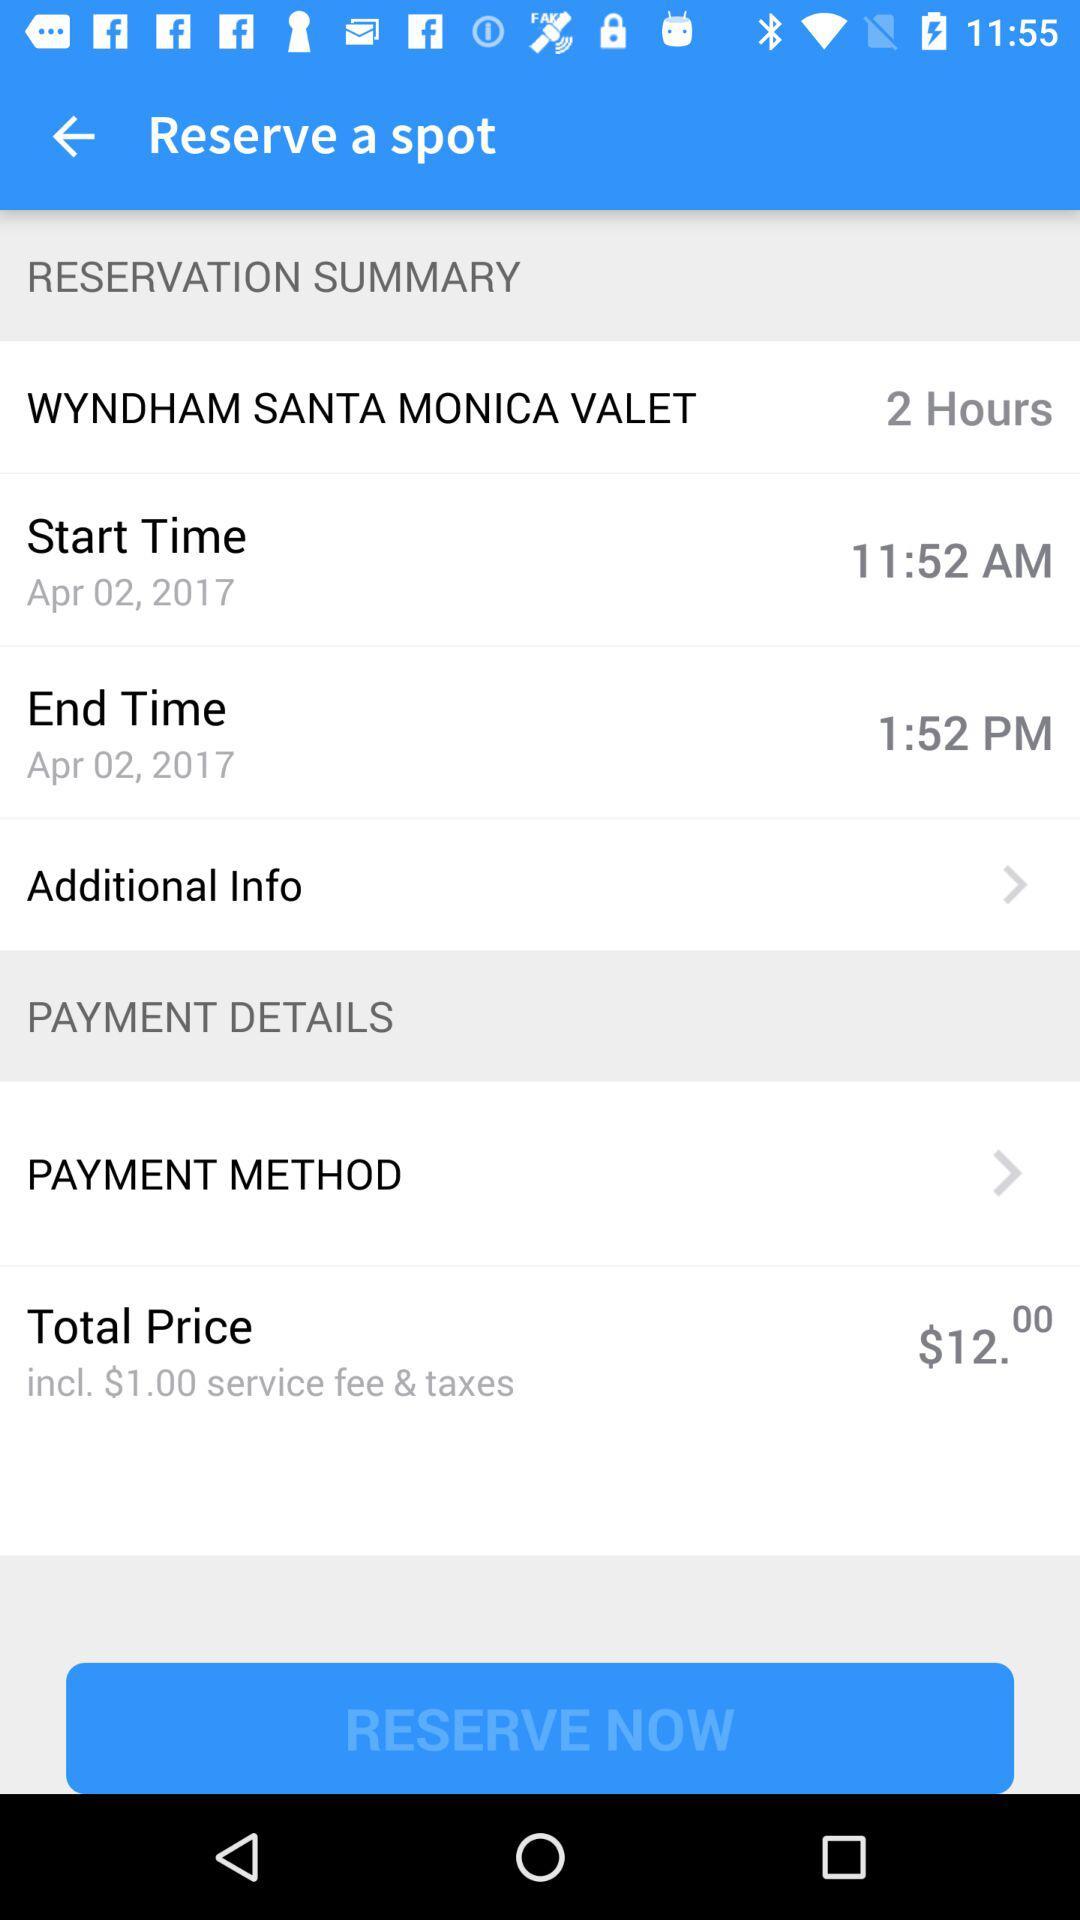 The image size is (1080, 1920). What do you see at coordinates (72, 135) in the screenshot?
I see `the icon to the left of reserve a spot icon` at bounding box center [72, 135].